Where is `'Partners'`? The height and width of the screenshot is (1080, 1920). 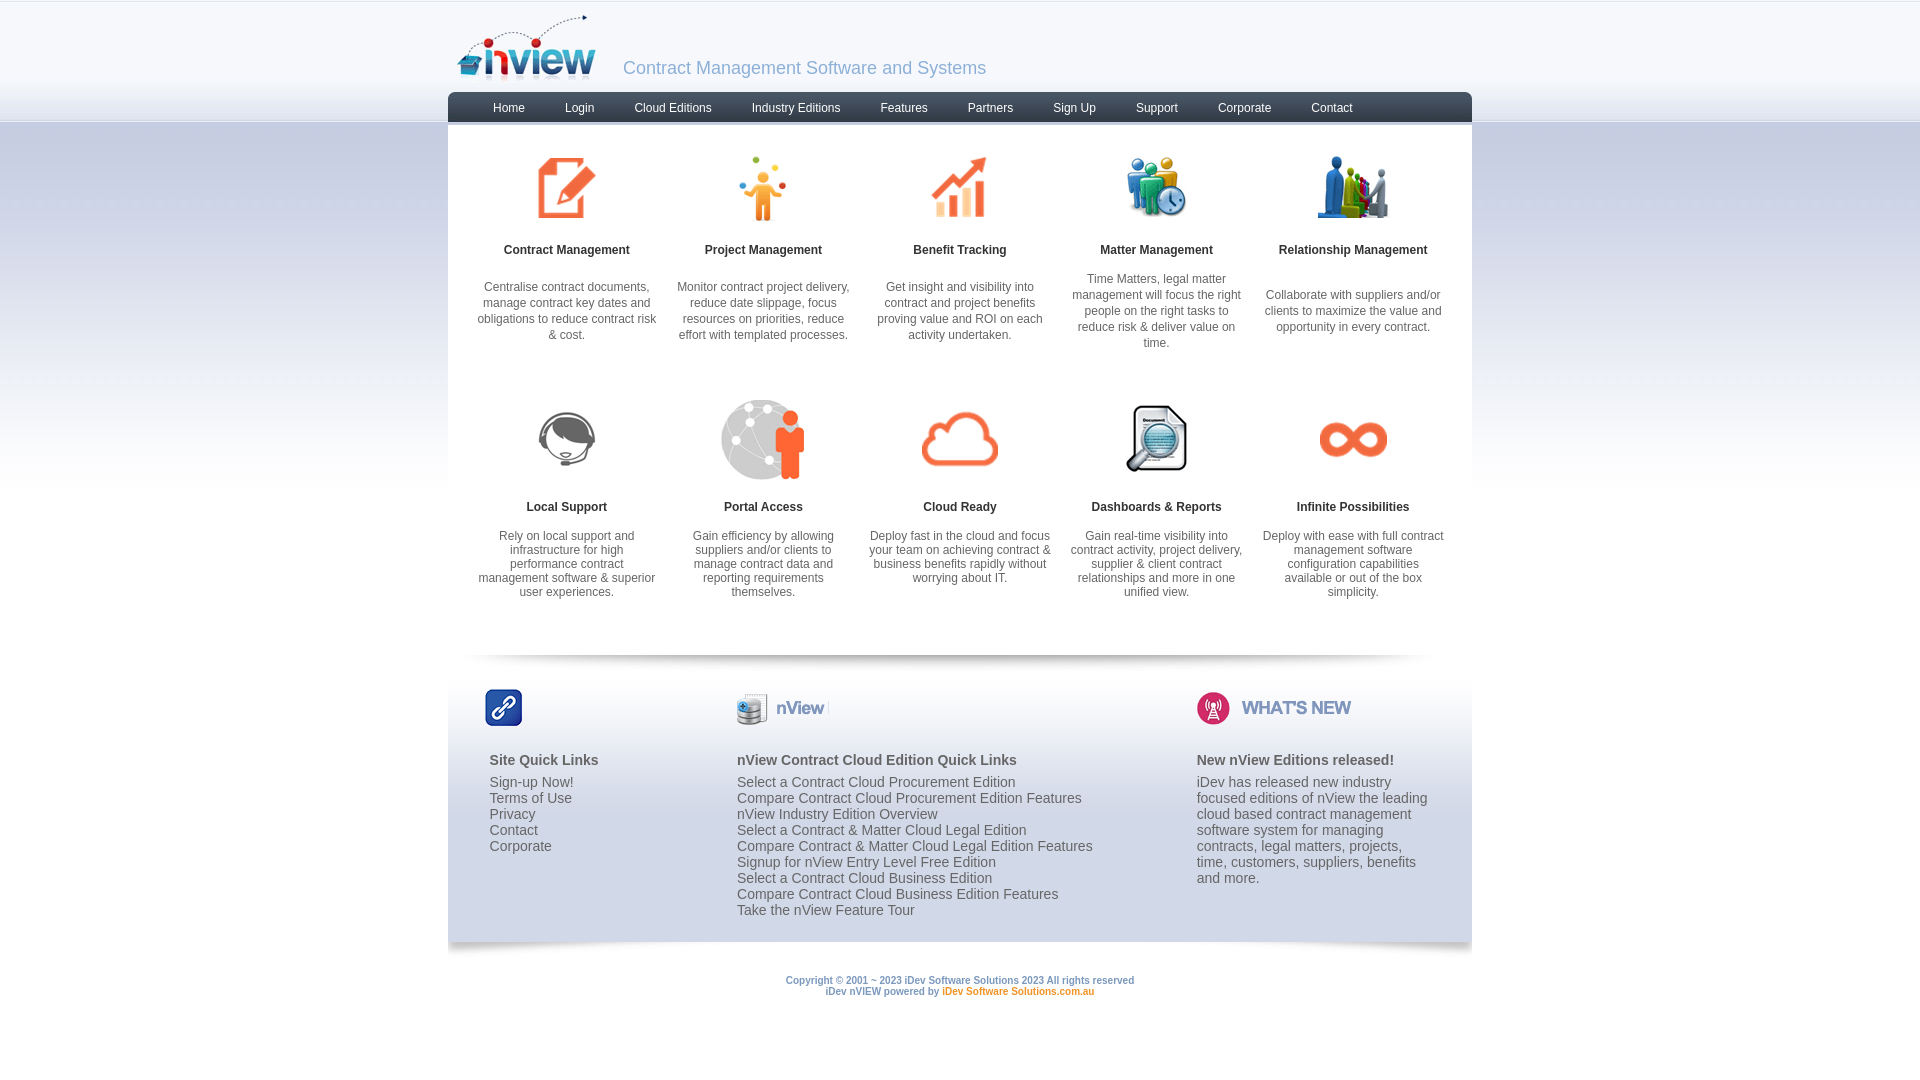 'Partners' is located at coordinates (936, 111).